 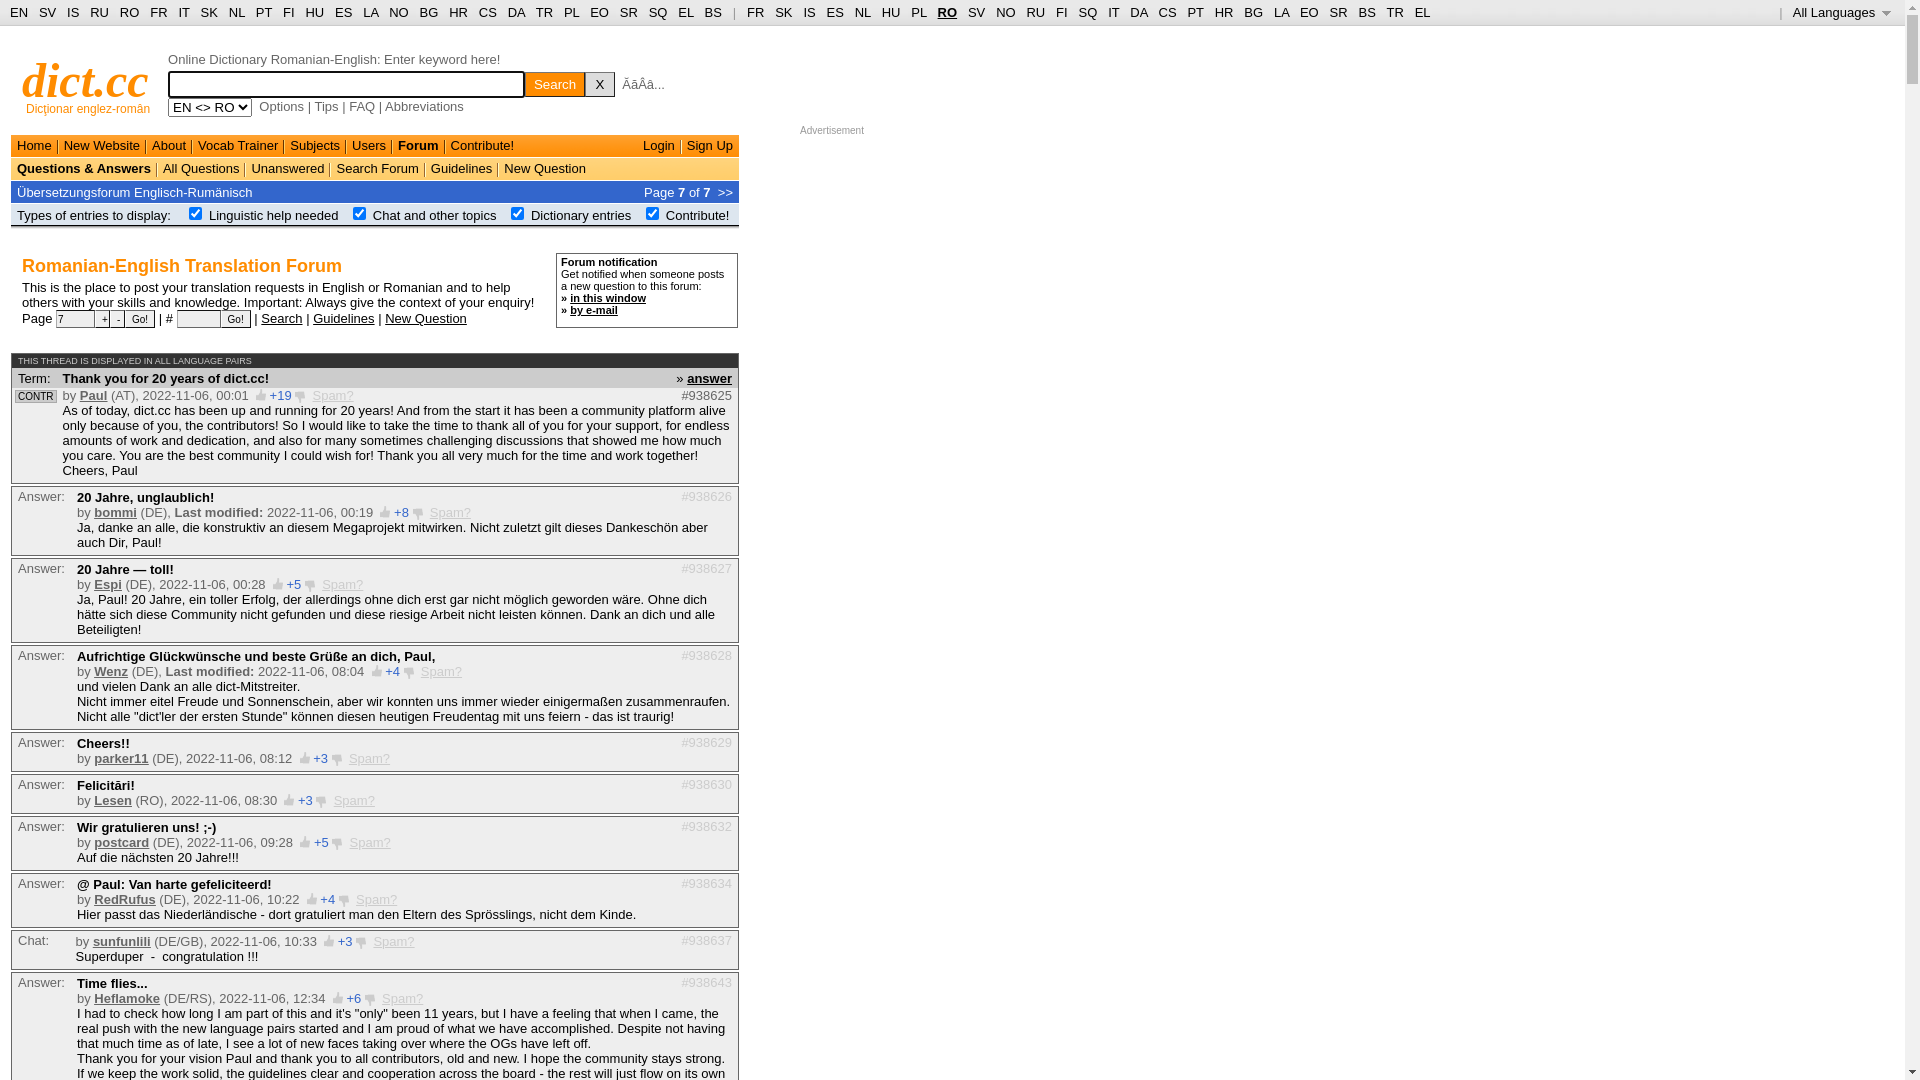 What do you see at coordinates (483, 144) in the screenshot?
I see `'Contribute!'` at bounding box center [483, 144].